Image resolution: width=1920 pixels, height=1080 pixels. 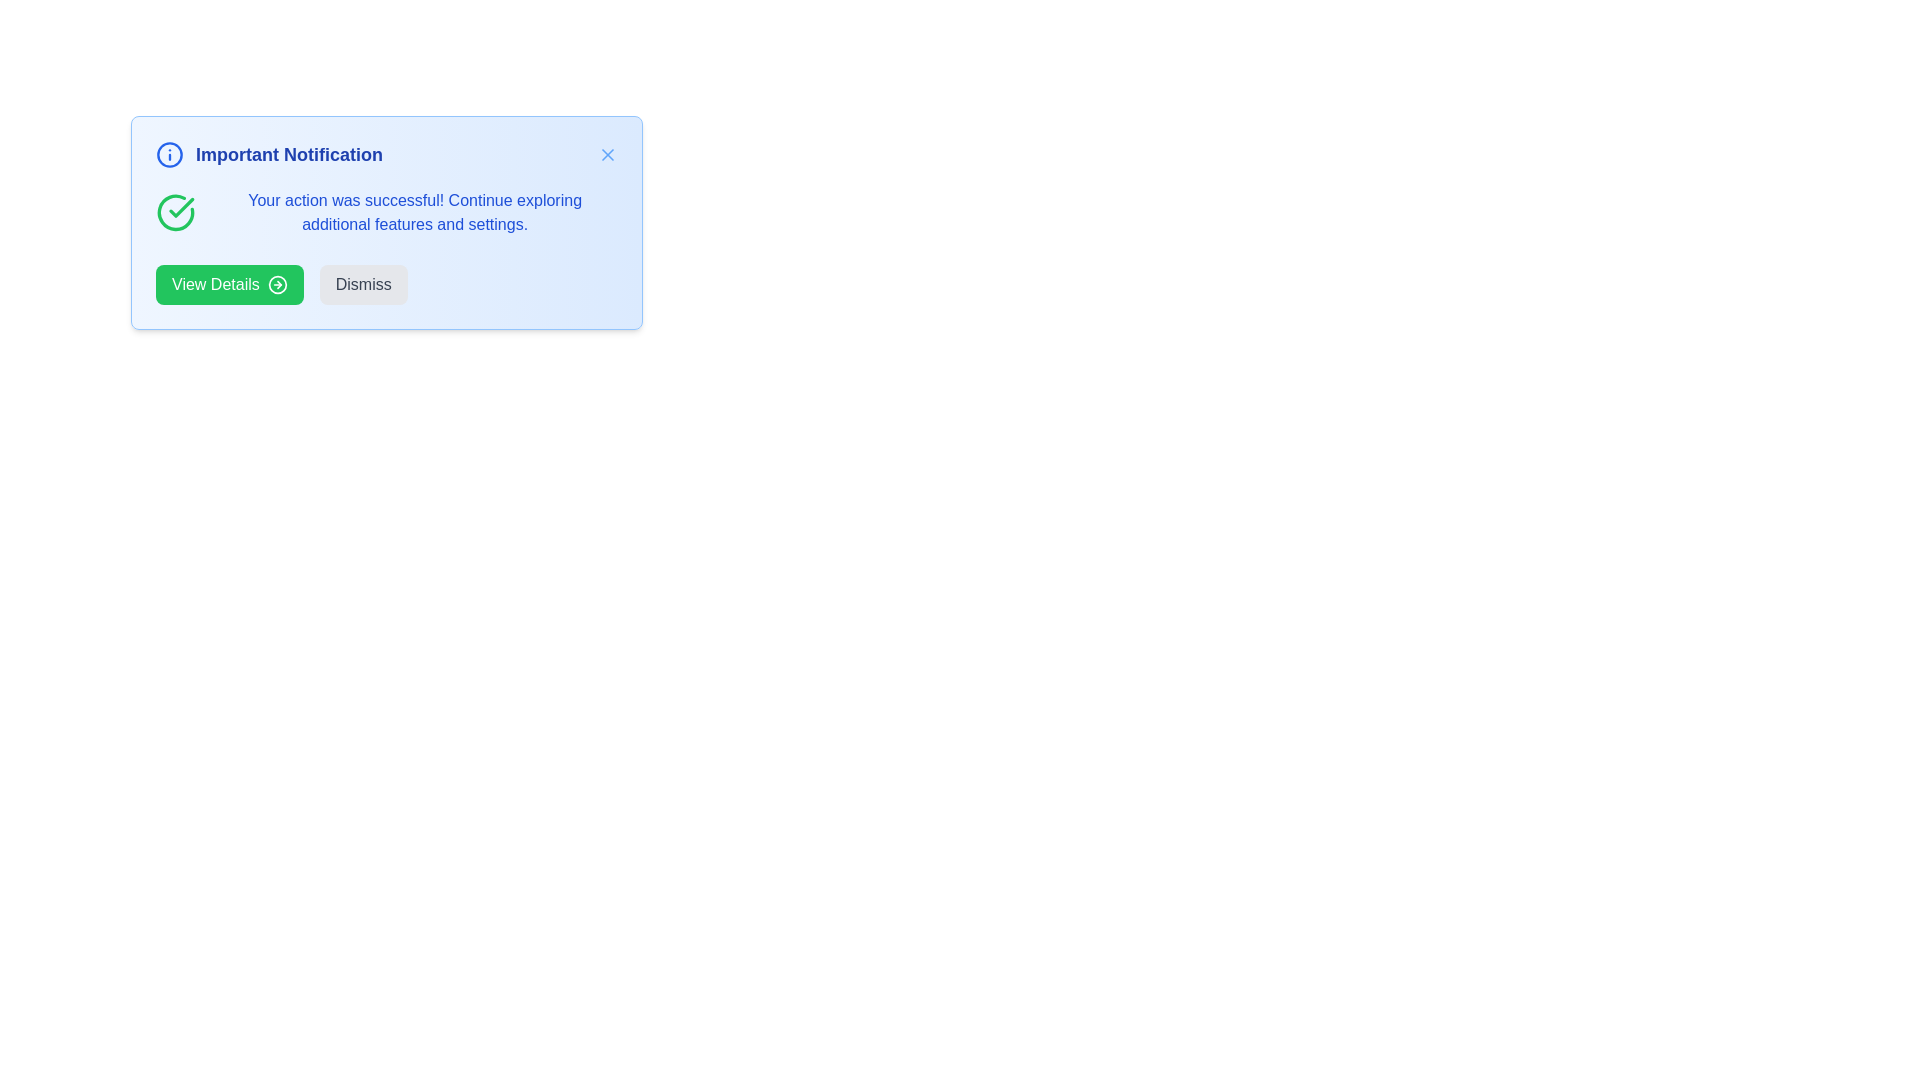 I want to click on the 'Dismiss' button to dismiss the notification, so click(x=363, y=285).